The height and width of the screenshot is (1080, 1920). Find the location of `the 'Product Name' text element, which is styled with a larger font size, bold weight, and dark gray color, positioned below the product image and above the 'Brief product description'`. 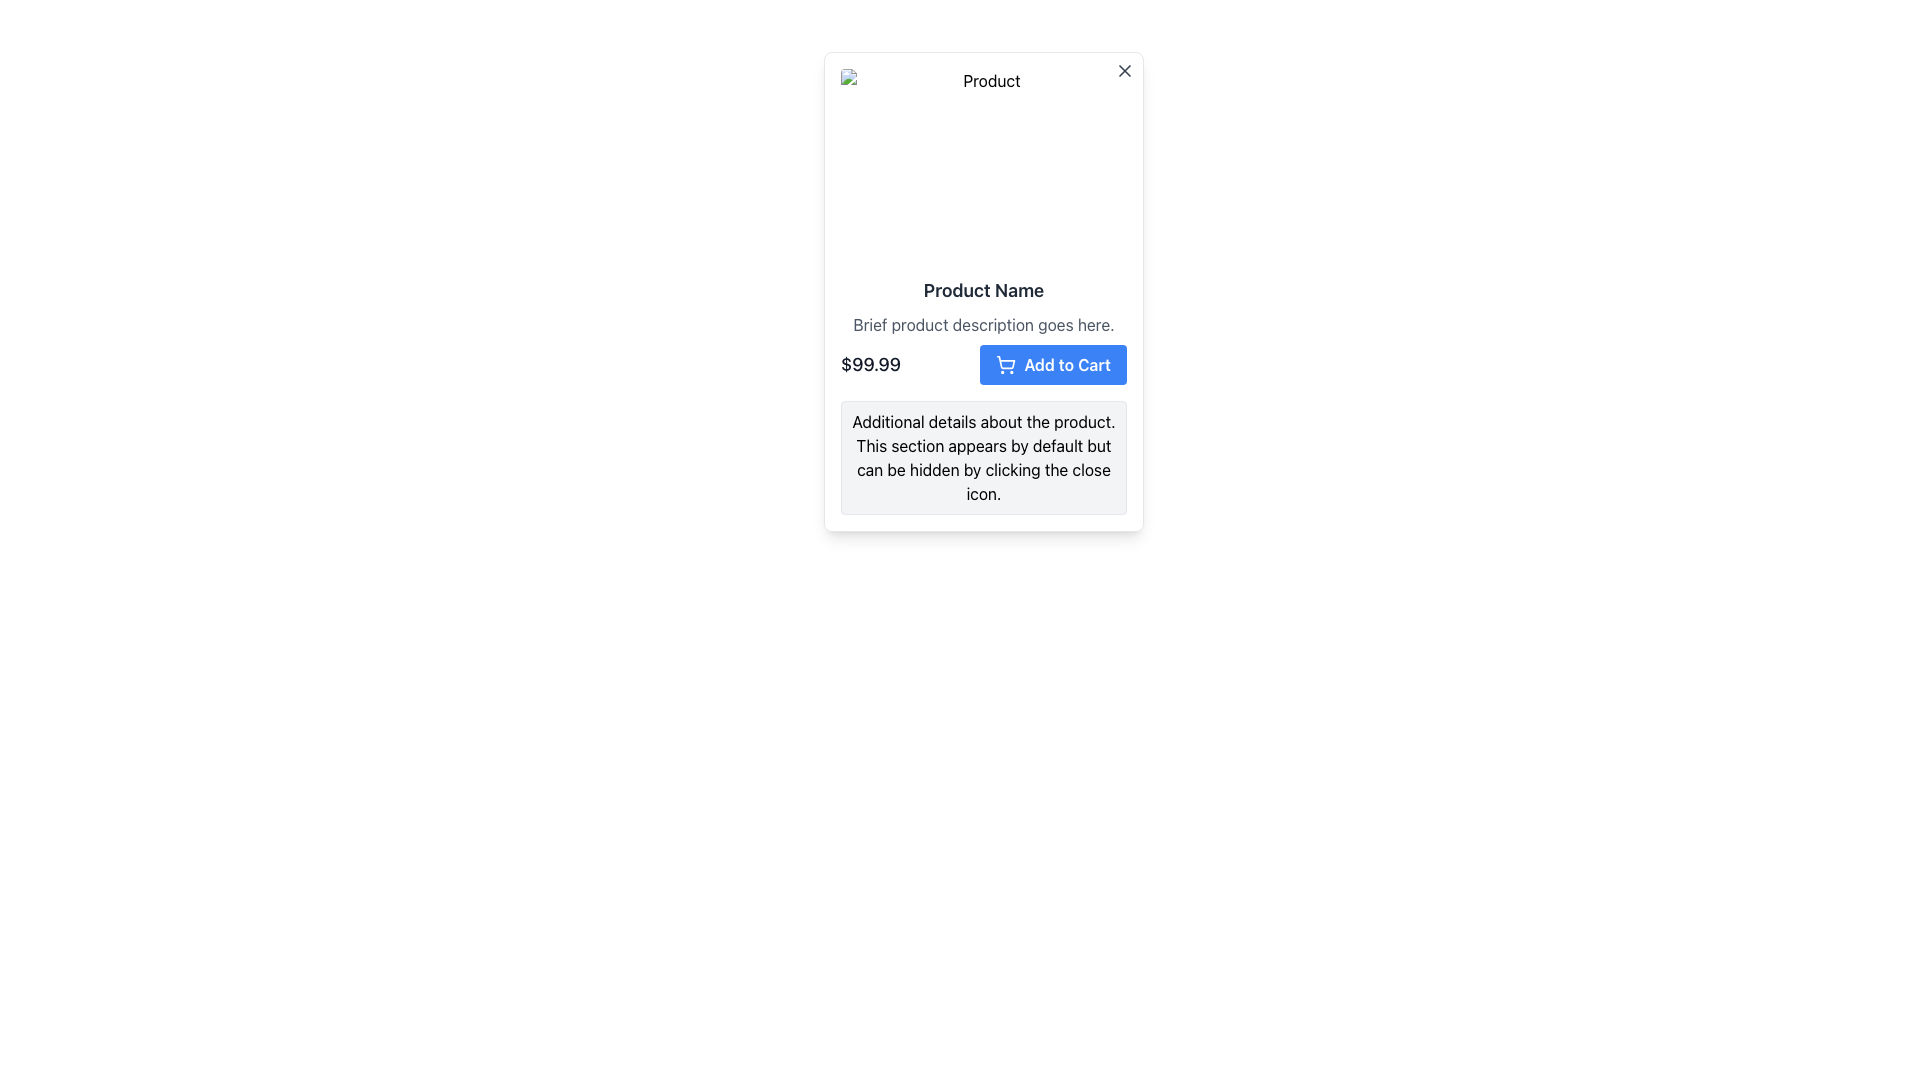

the 'Product Name' text element, which is styled with a larger font size, bold weight, and dark gray color, positioned below the product image and above the 'Brief product description' is located at coordinates (983, 290).